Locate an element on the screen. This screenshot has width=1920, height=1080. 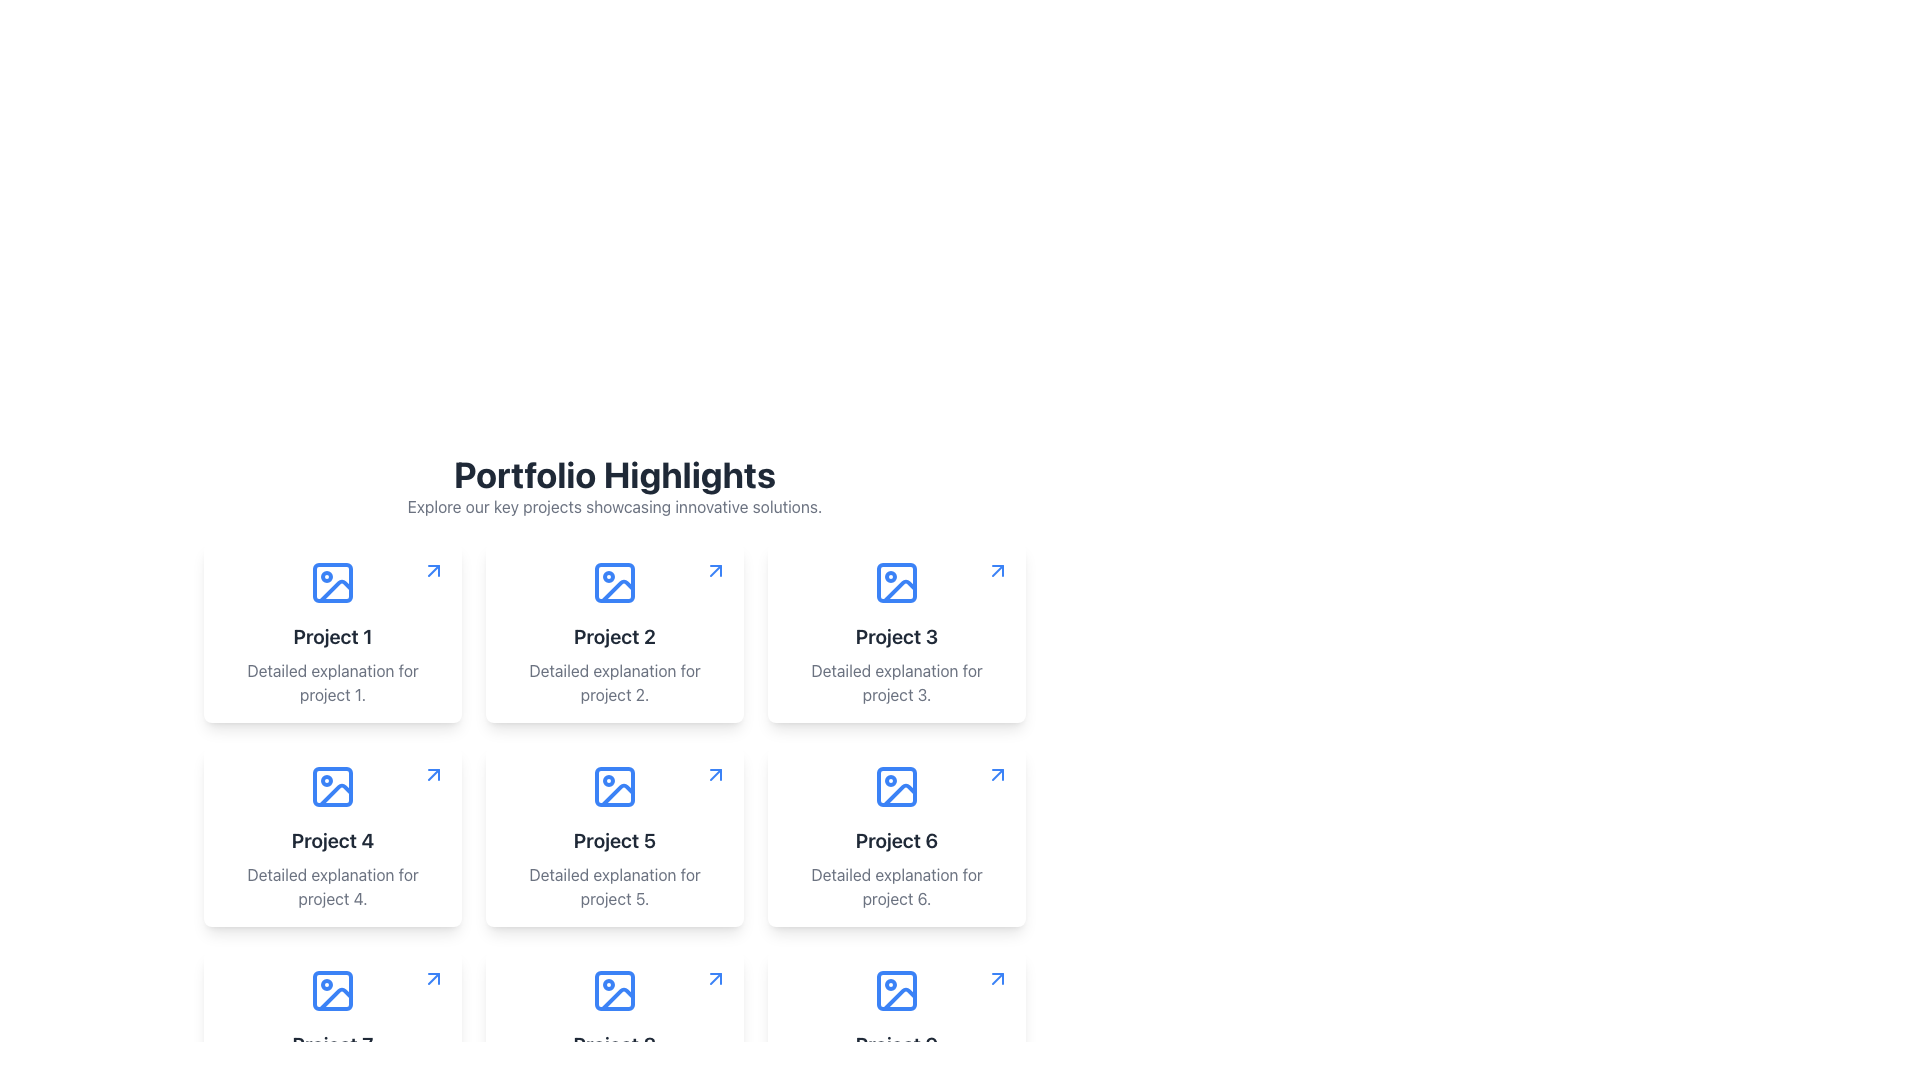
the icon located in the top right corner of the 'Project 9' card is located at coordinates (998, 978).